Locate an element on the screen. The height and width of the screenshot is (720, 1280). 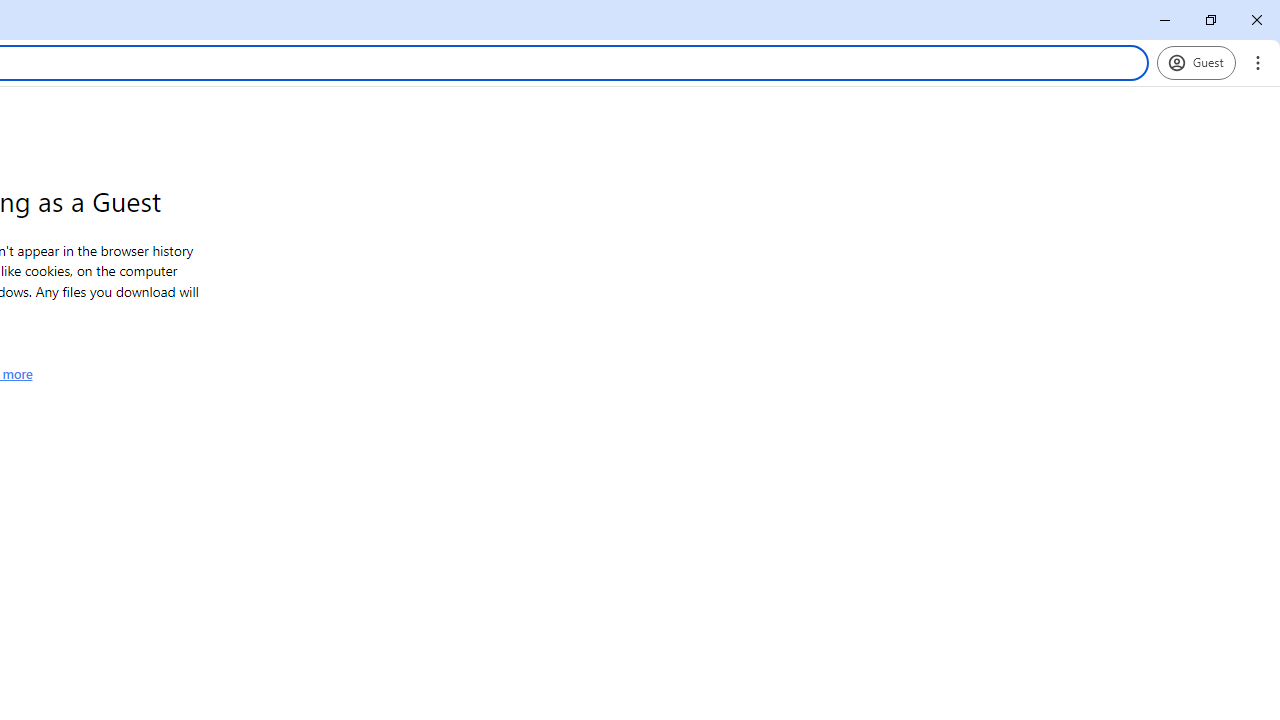
'Guest' is located at coordinates (1196, 61).